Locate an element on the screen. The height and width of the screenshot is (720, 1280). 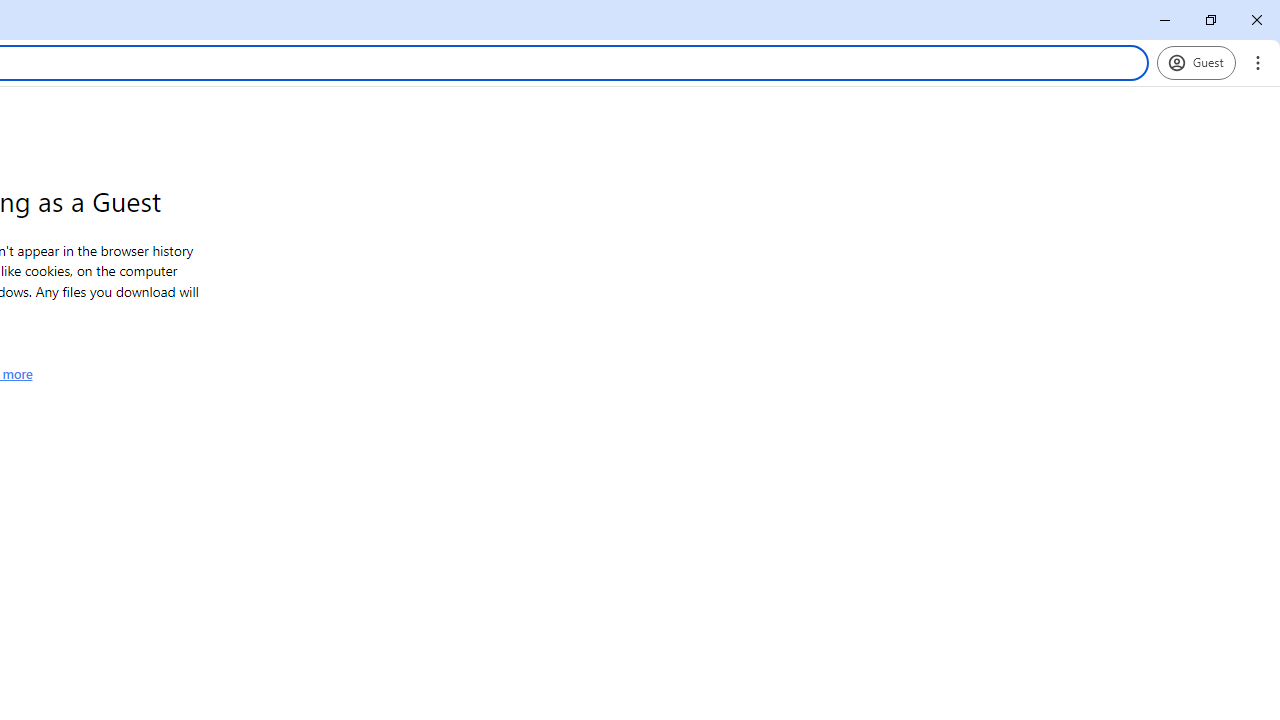
'Guest' is located at coordinates (1196, 61).